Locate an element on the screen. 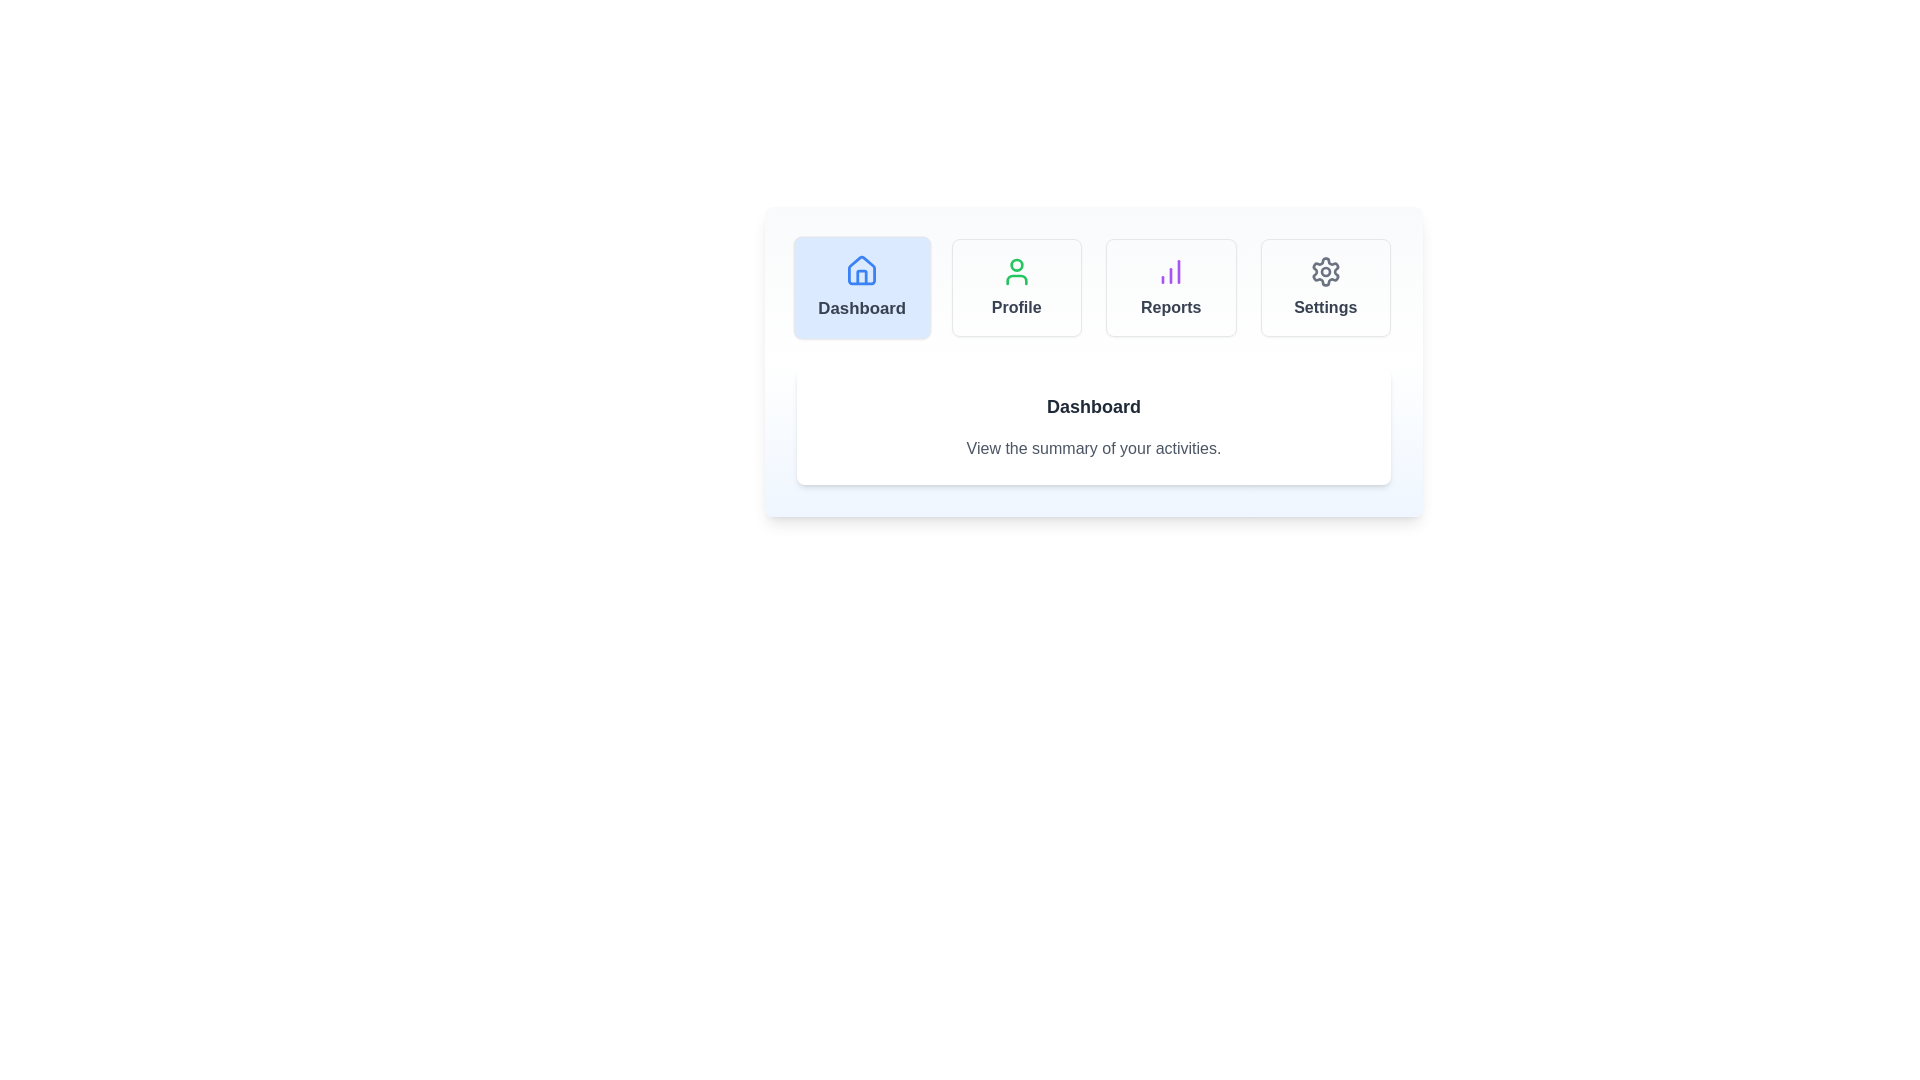  the tab labeled 'Settings' to observe its hover effect is located at coordinates (1325, 288).